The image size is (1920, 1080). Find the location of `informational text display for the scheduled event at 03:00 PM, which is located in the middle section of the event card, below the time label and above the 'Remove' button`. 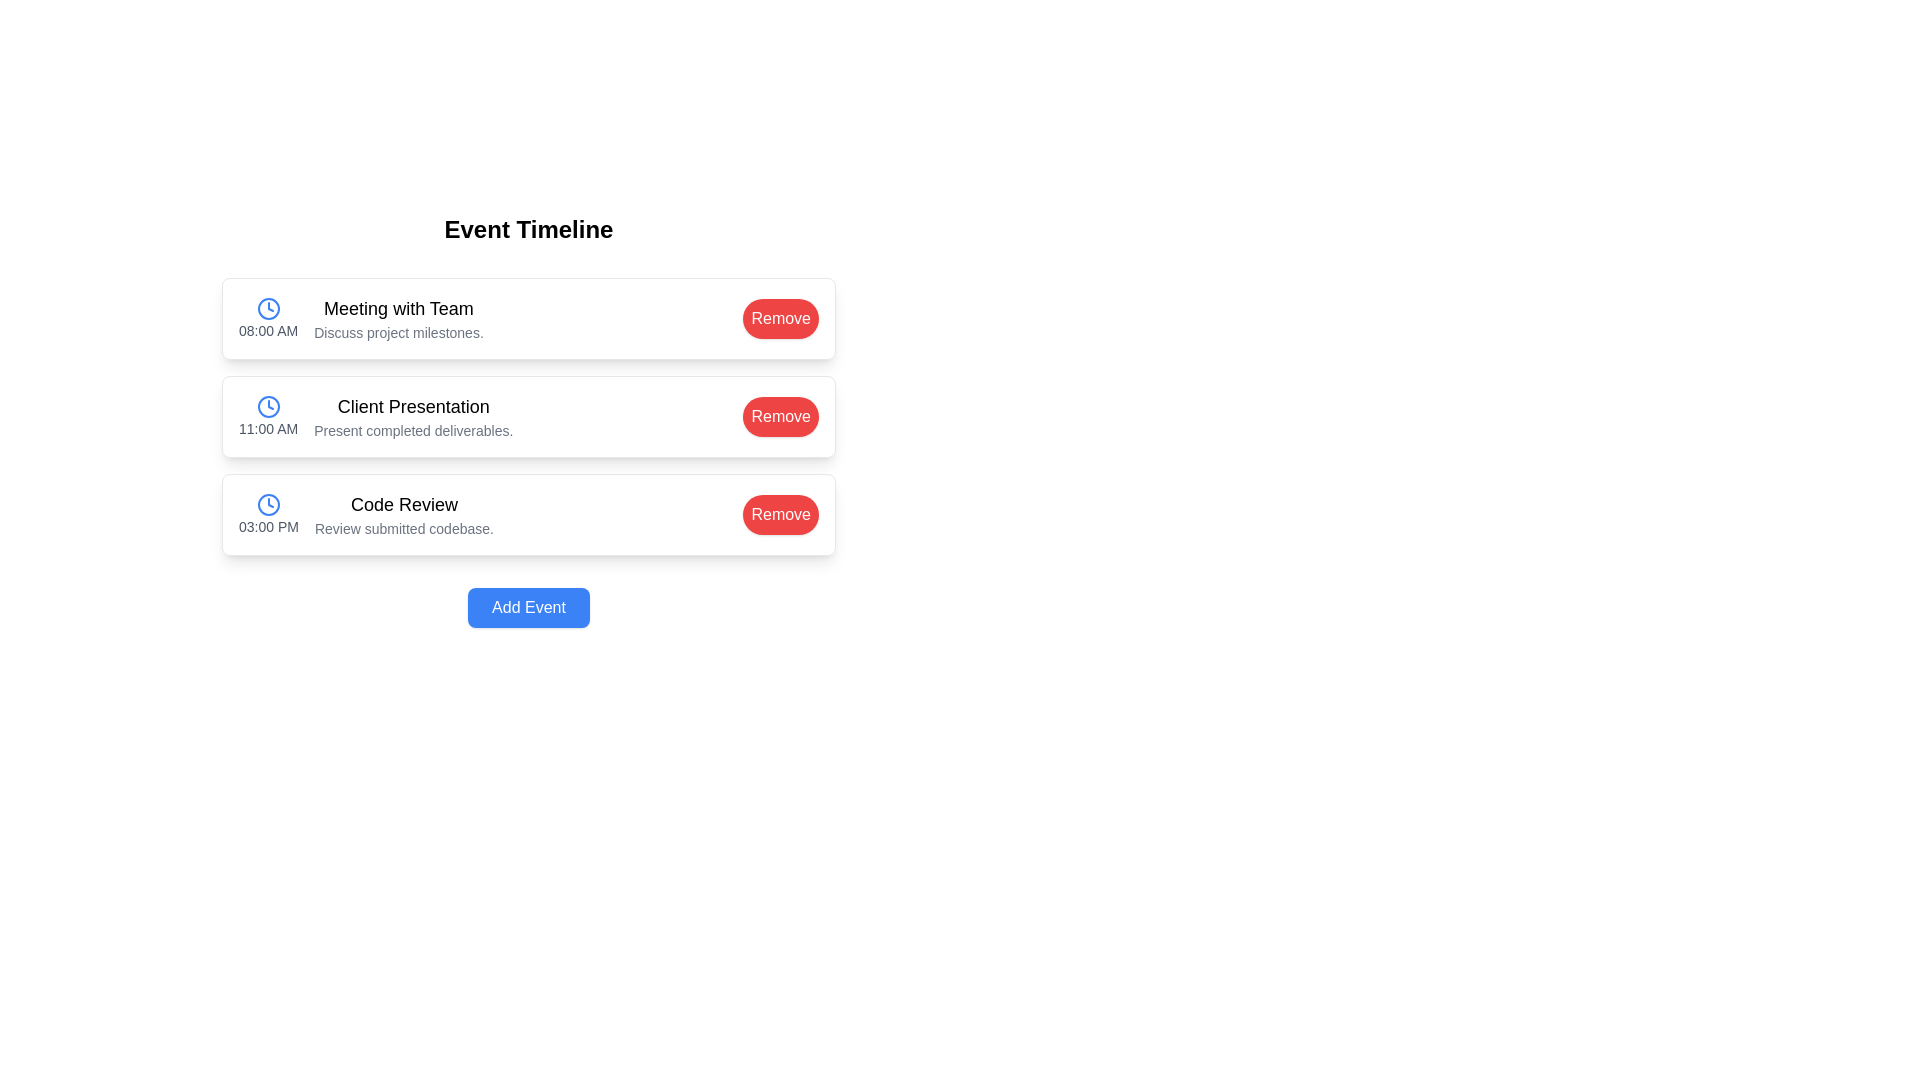

informational text display for the scheduled event at 03:00 PM, which is located in the middle section of the event card, below the time label and above the 'Remove' button is located at coordinates (403, 514).